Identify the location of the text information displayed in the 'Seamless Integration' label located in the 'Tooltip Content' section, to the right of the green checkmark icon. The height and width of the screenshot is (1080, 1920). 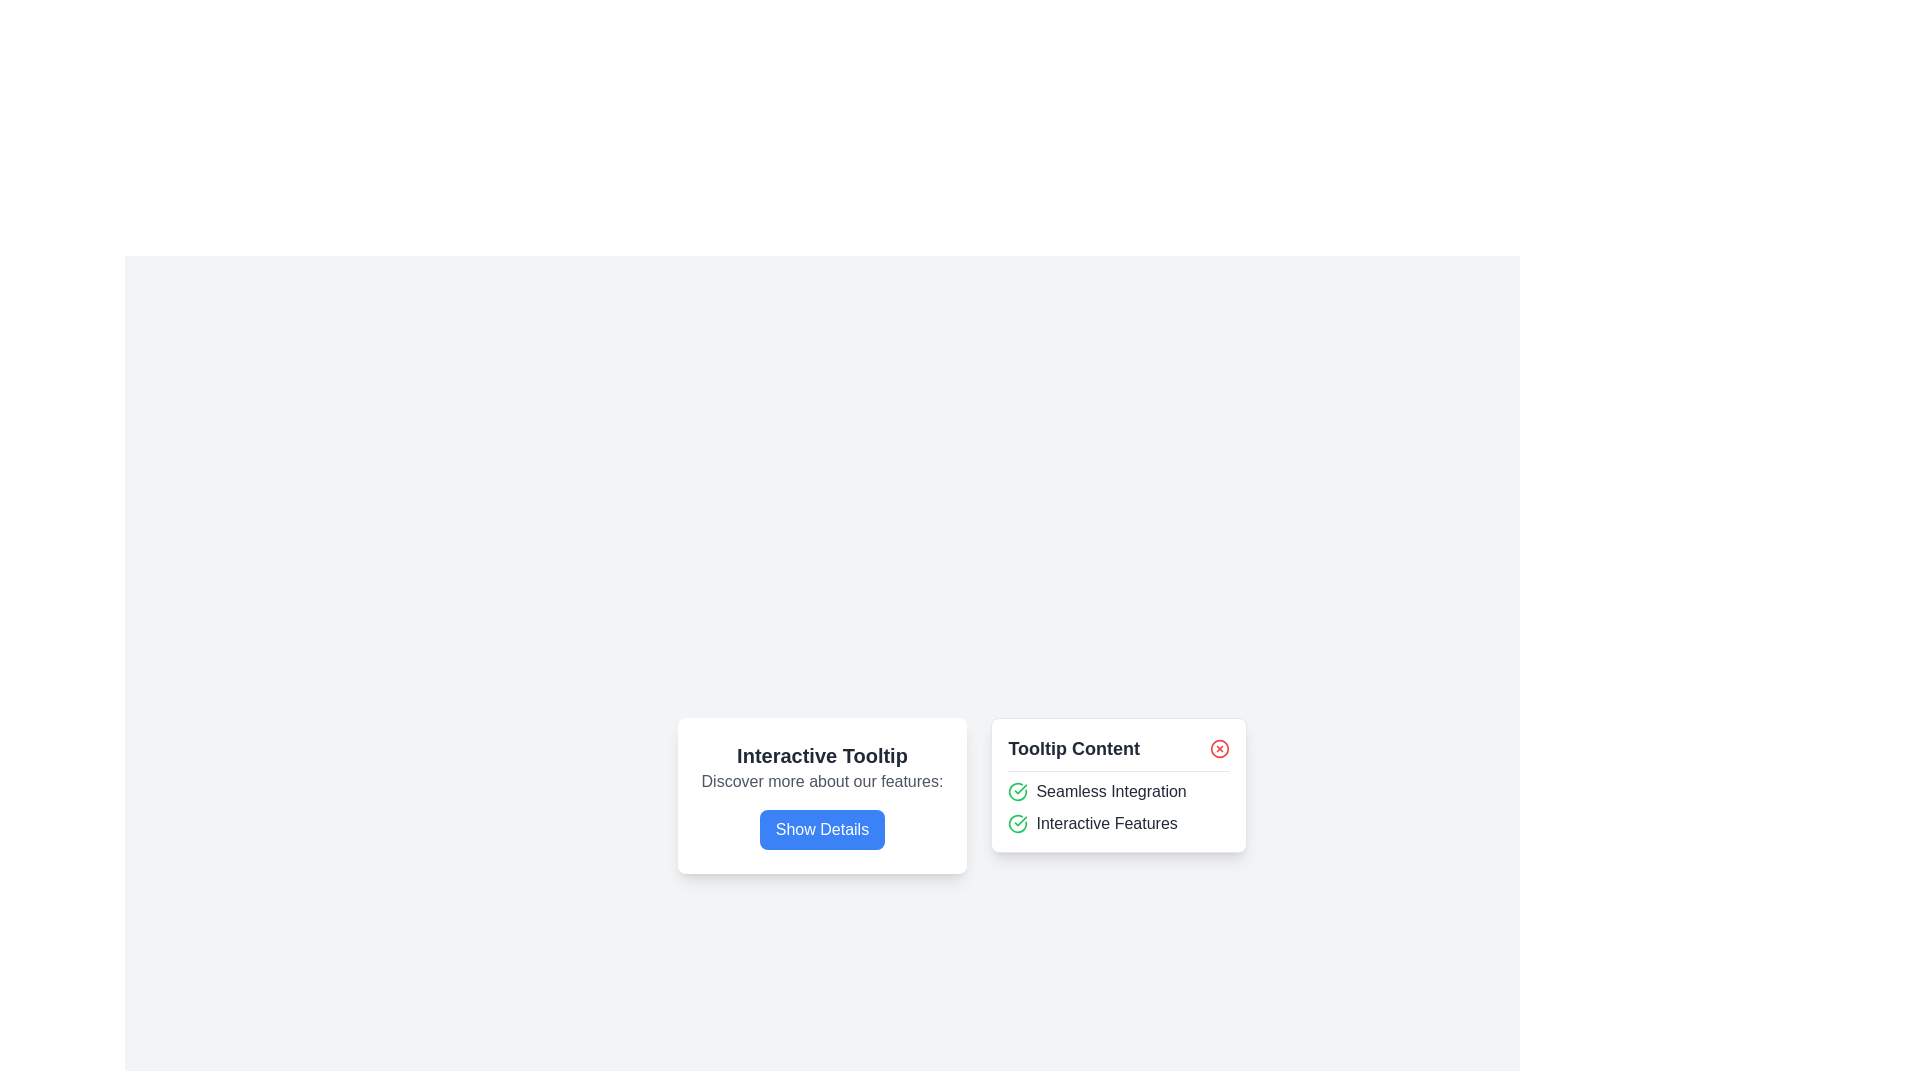
(1110, 790).